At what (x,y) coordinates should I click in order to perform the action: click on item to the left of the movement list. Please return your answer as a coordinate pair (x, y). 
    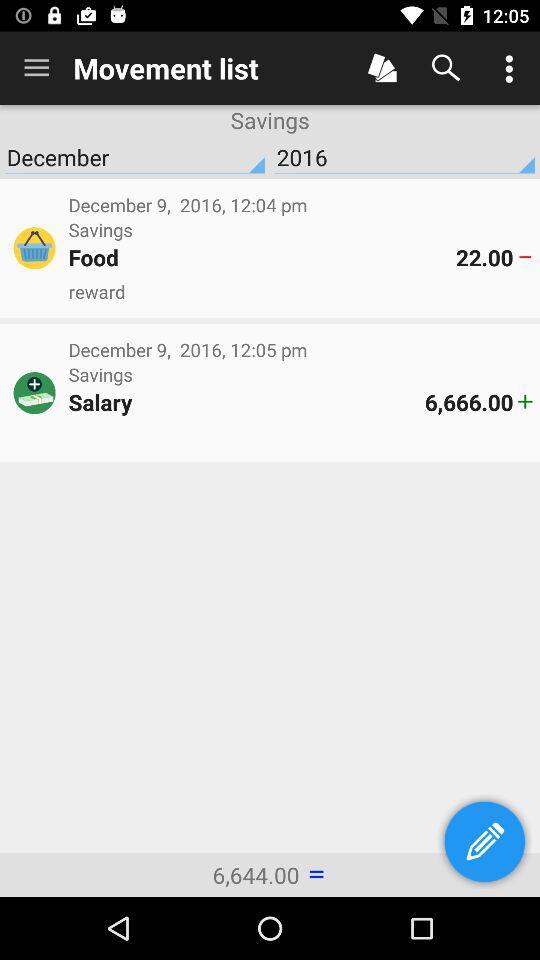
    Looking at the image, I should click on (36, 68).